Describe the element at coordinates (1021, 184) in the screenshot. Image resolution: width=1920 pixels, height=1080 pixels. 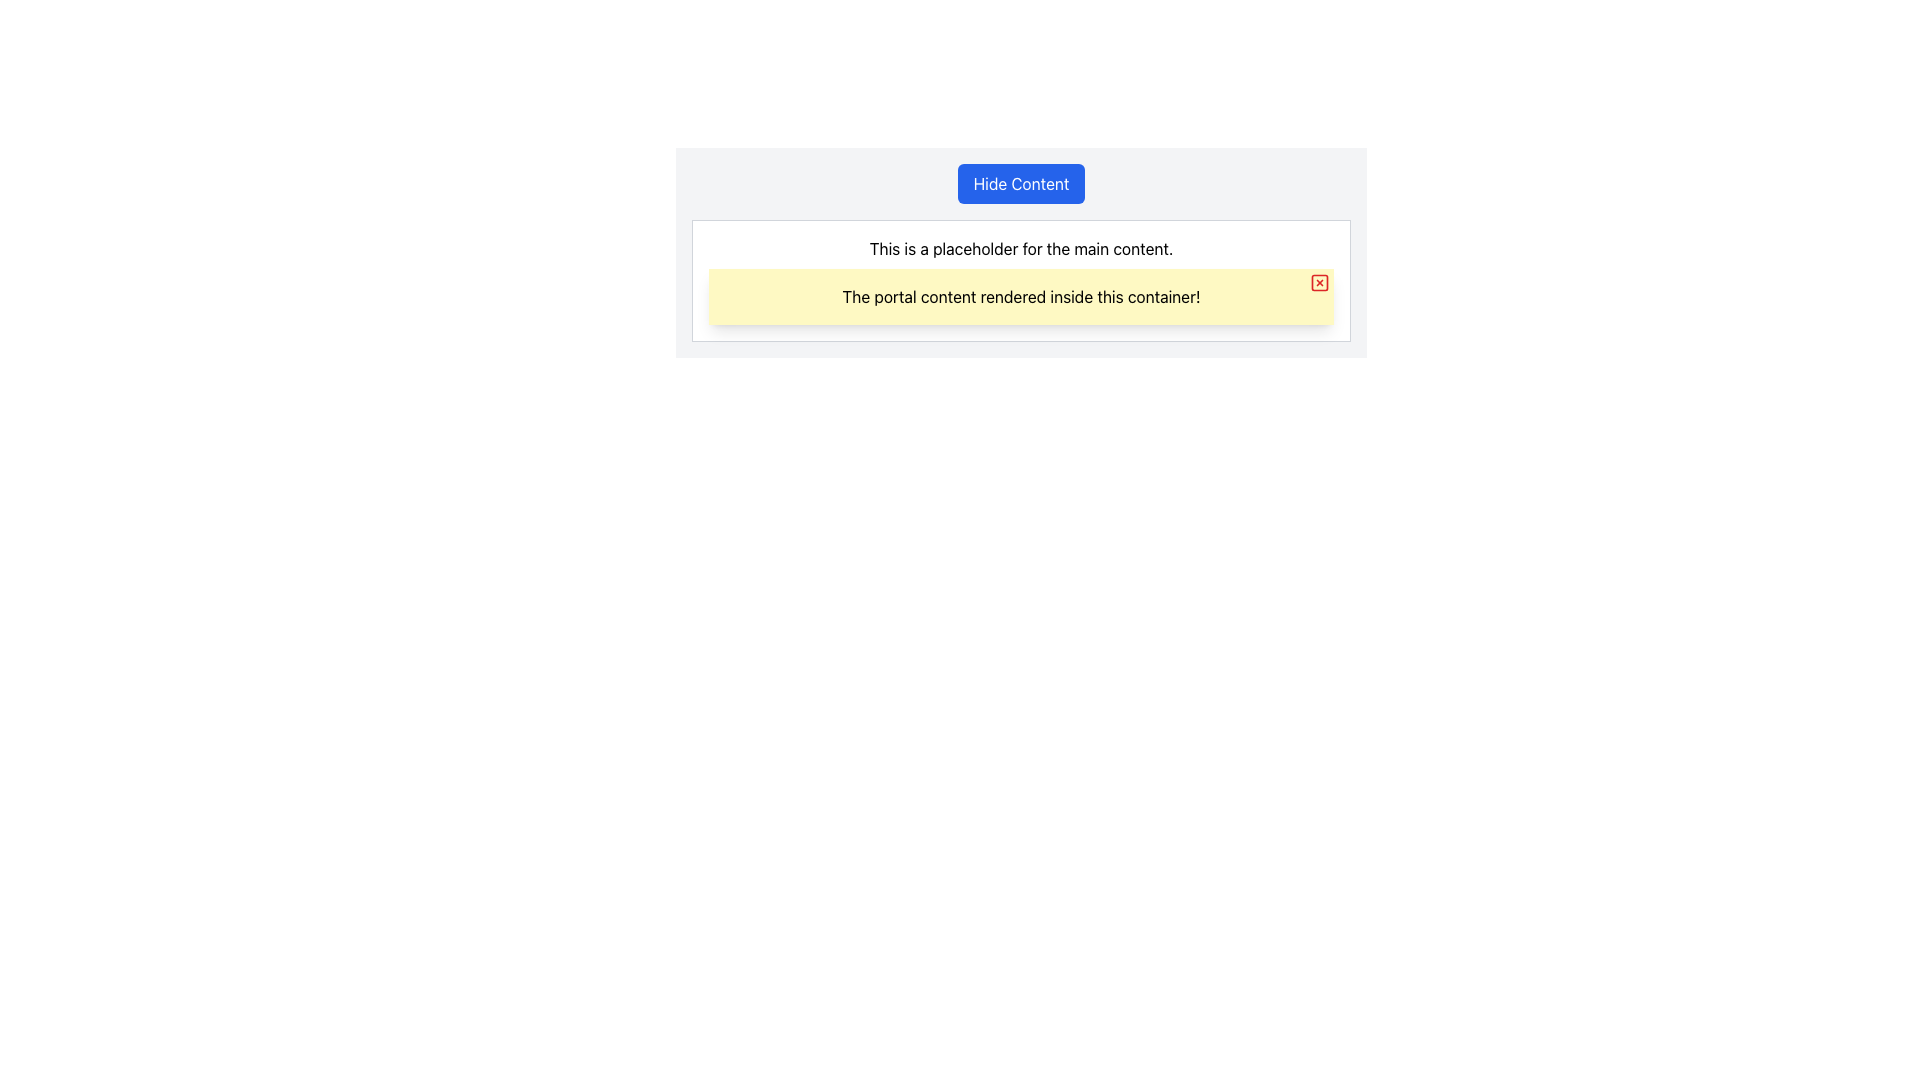
I see `the blue button with rounded corners labeled 'Hide Content'` at that location.